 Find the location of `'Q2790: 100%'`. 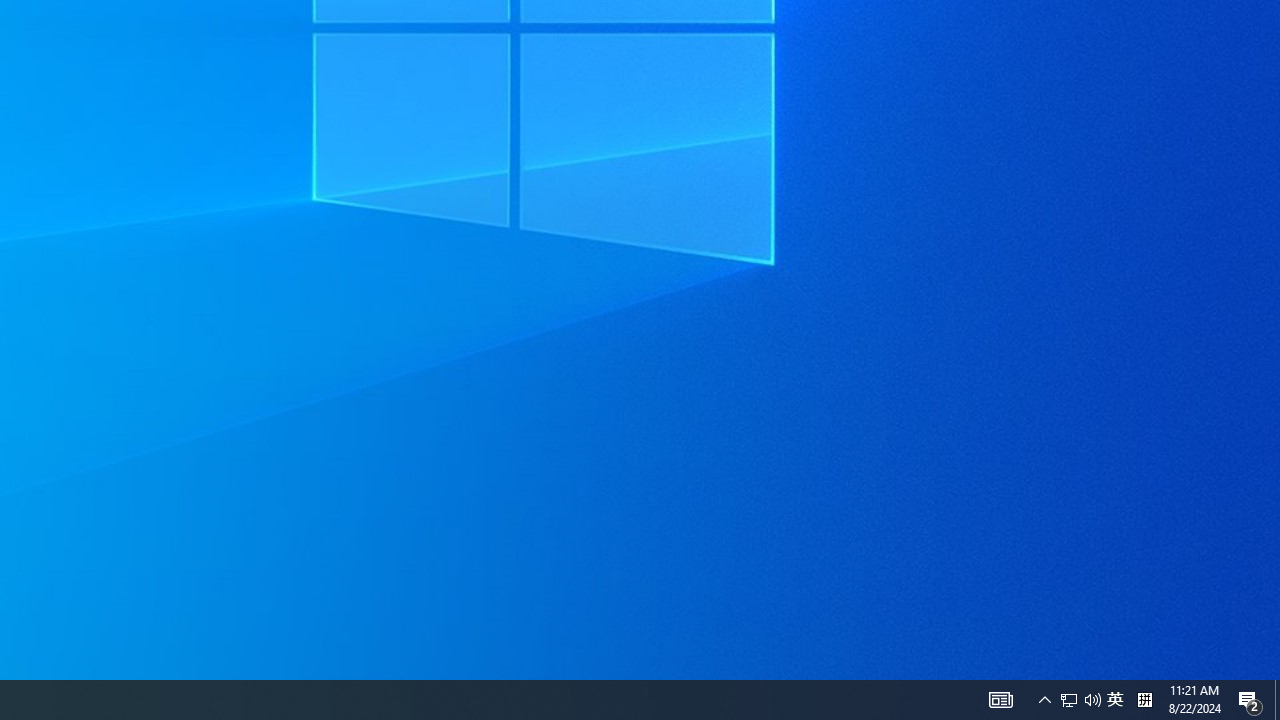

'Q2790: 100%' is located at coordinates (1079, 698).